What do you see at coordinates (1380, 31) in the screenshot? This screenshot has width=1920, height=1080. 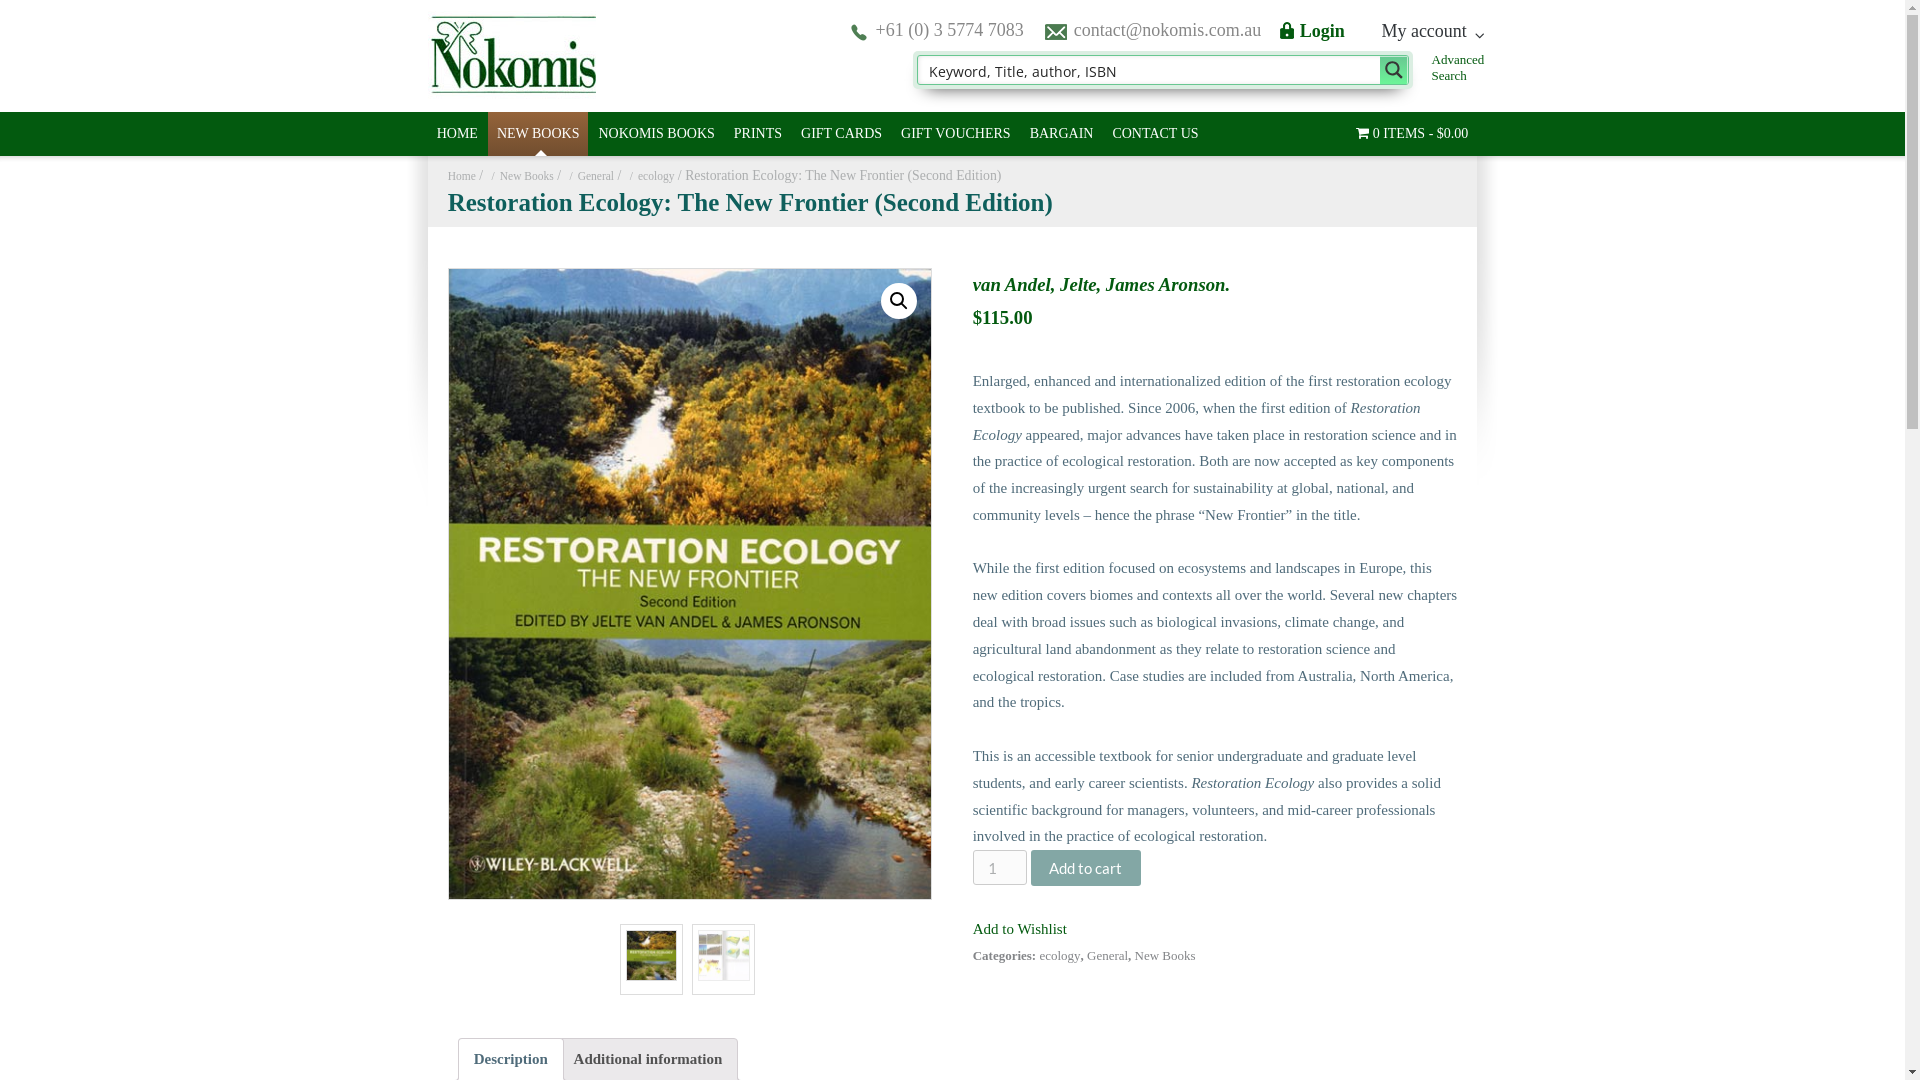 I see `'My account'` at bounding box center [1380, 31].